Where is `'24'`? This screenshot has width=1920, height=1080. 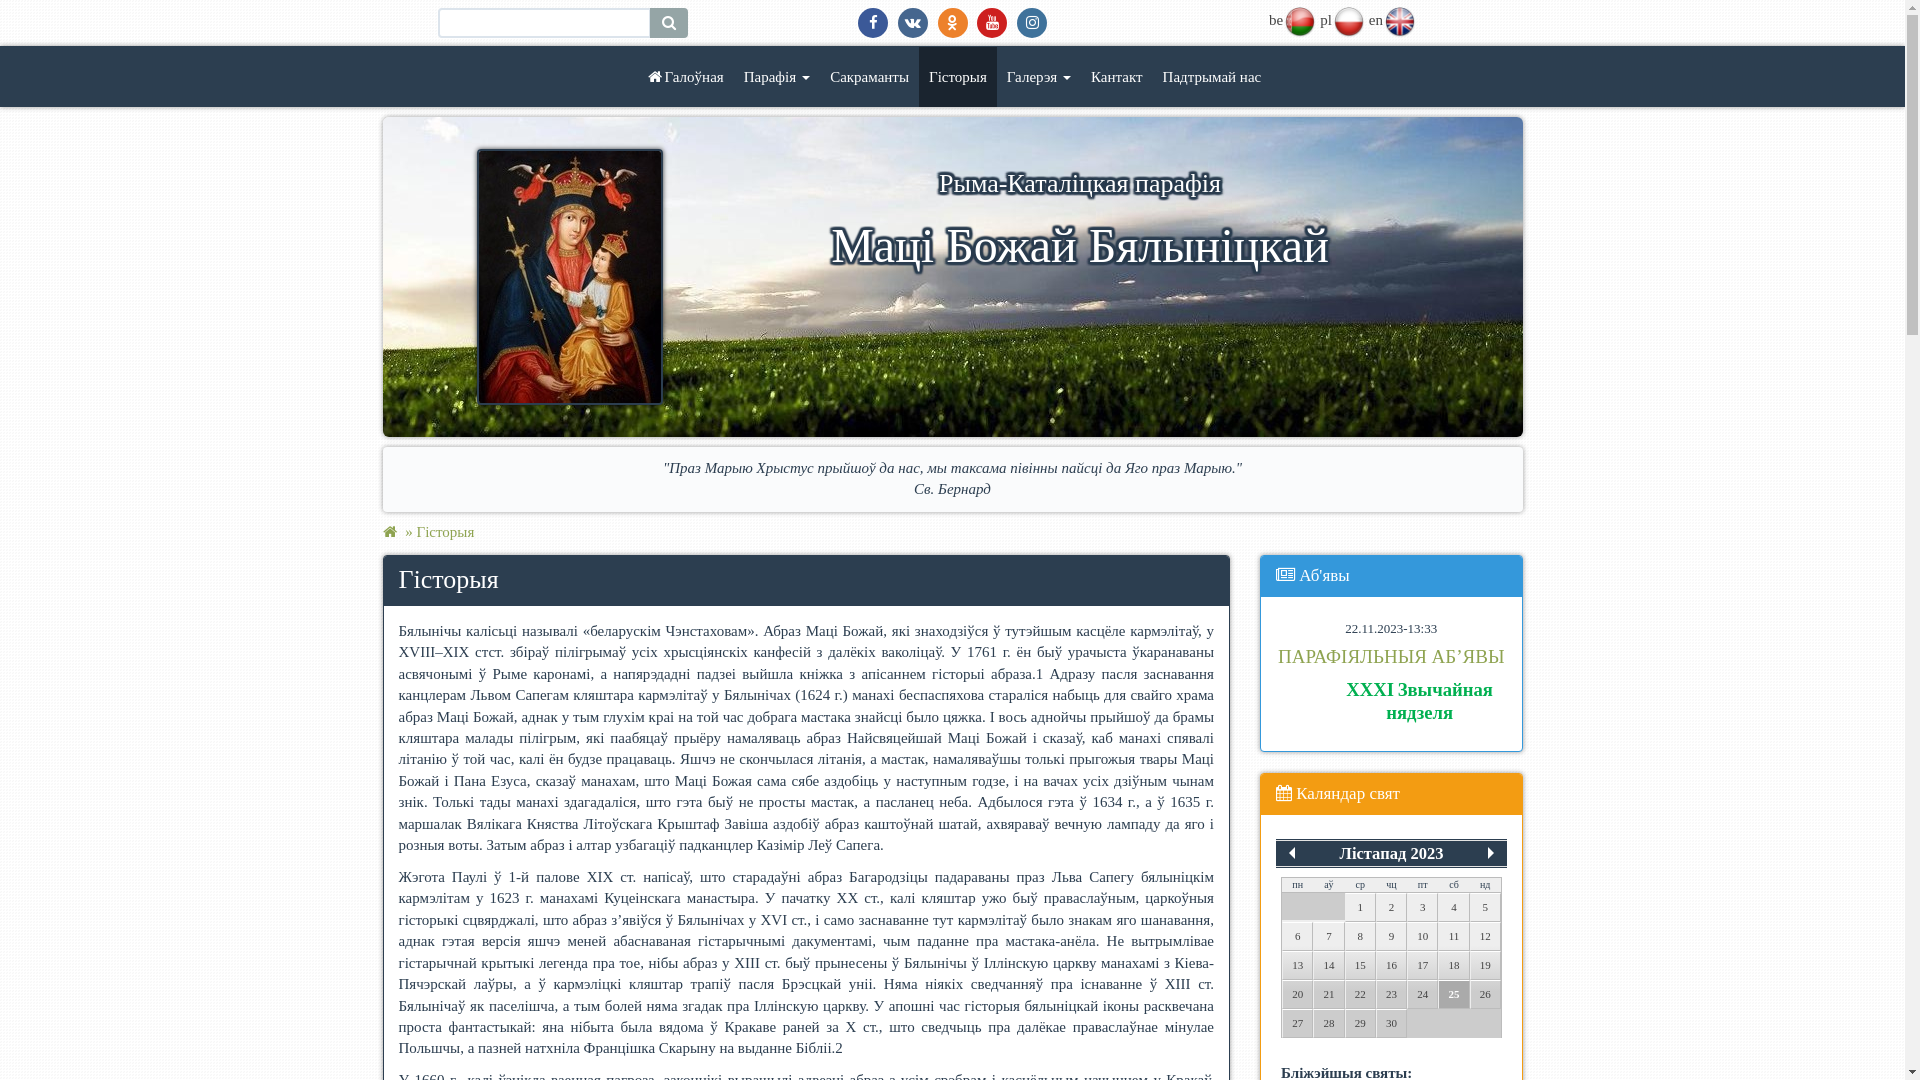 '24' is located at coordinates (1421, 994).